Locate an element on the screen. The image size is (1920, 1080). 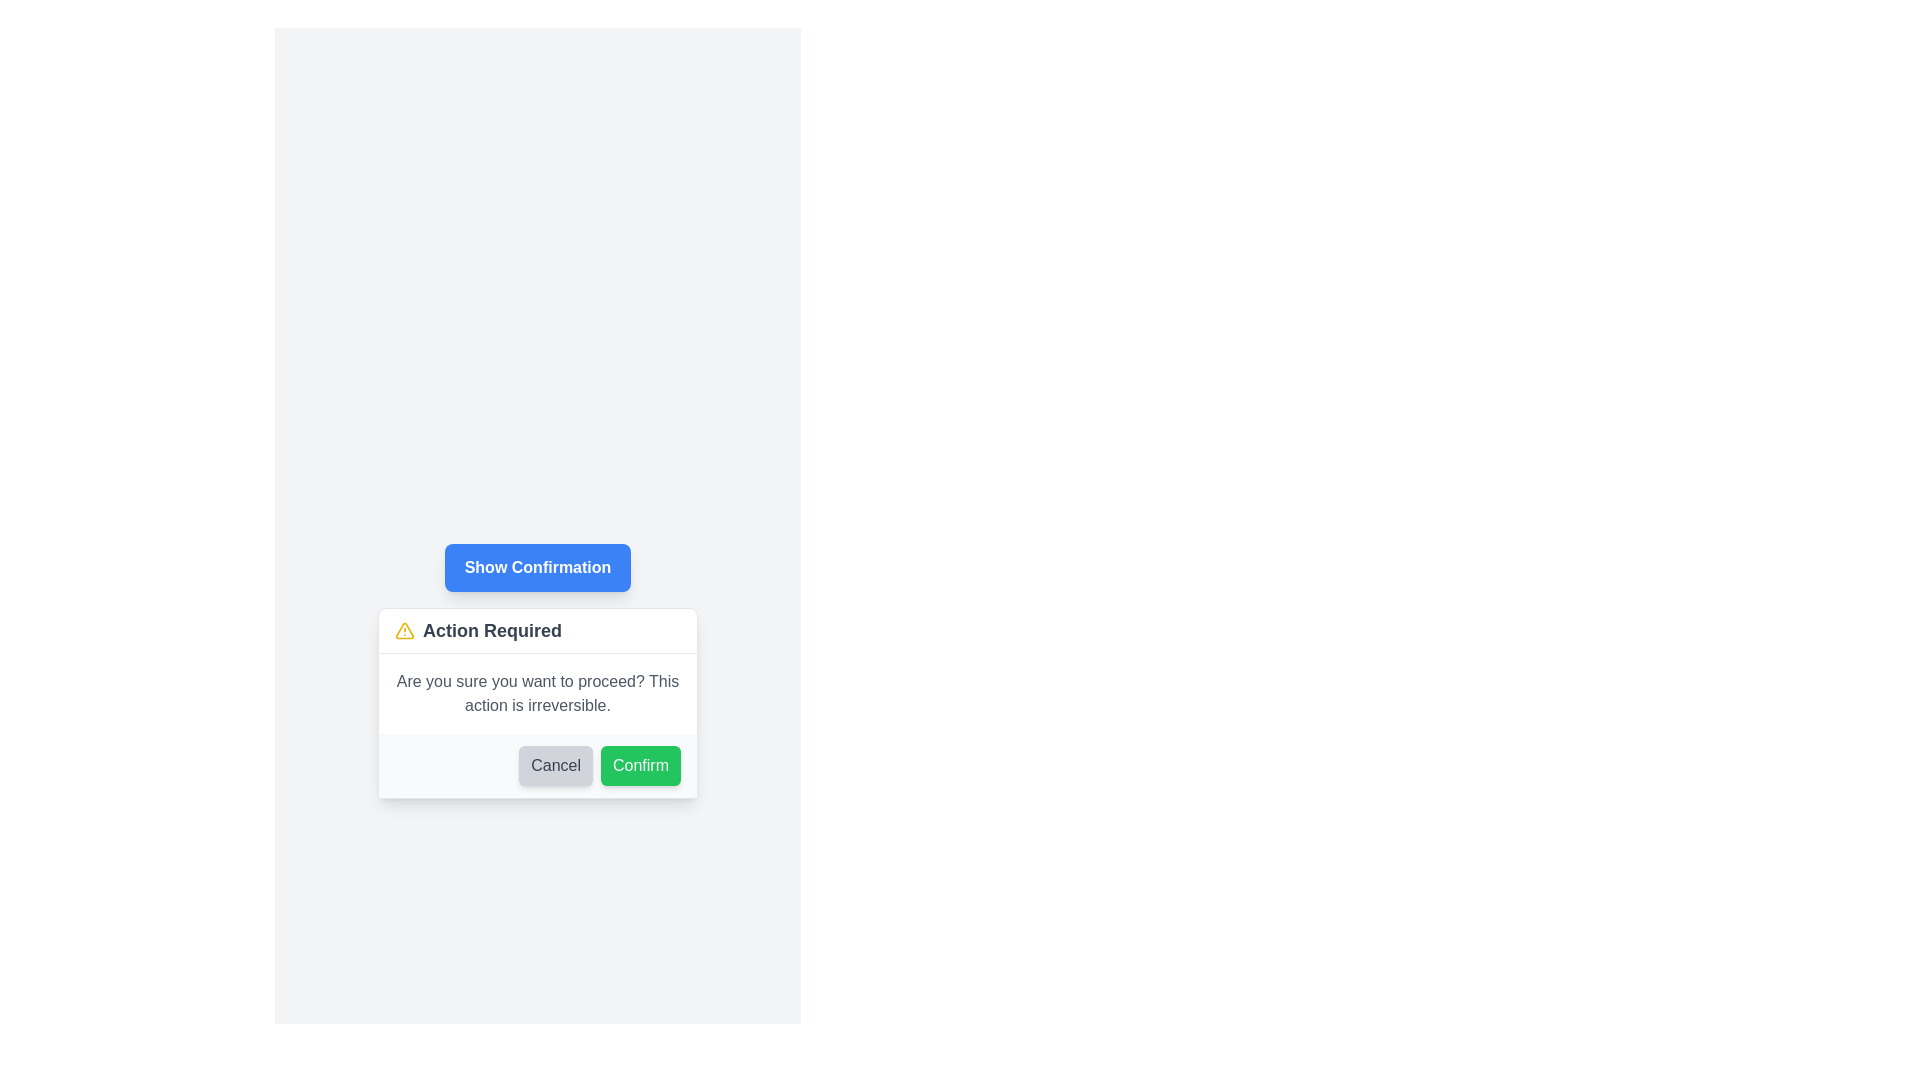
the confirmation button located at the center near the top of the modal dialog is located at coordinates (537, 567).